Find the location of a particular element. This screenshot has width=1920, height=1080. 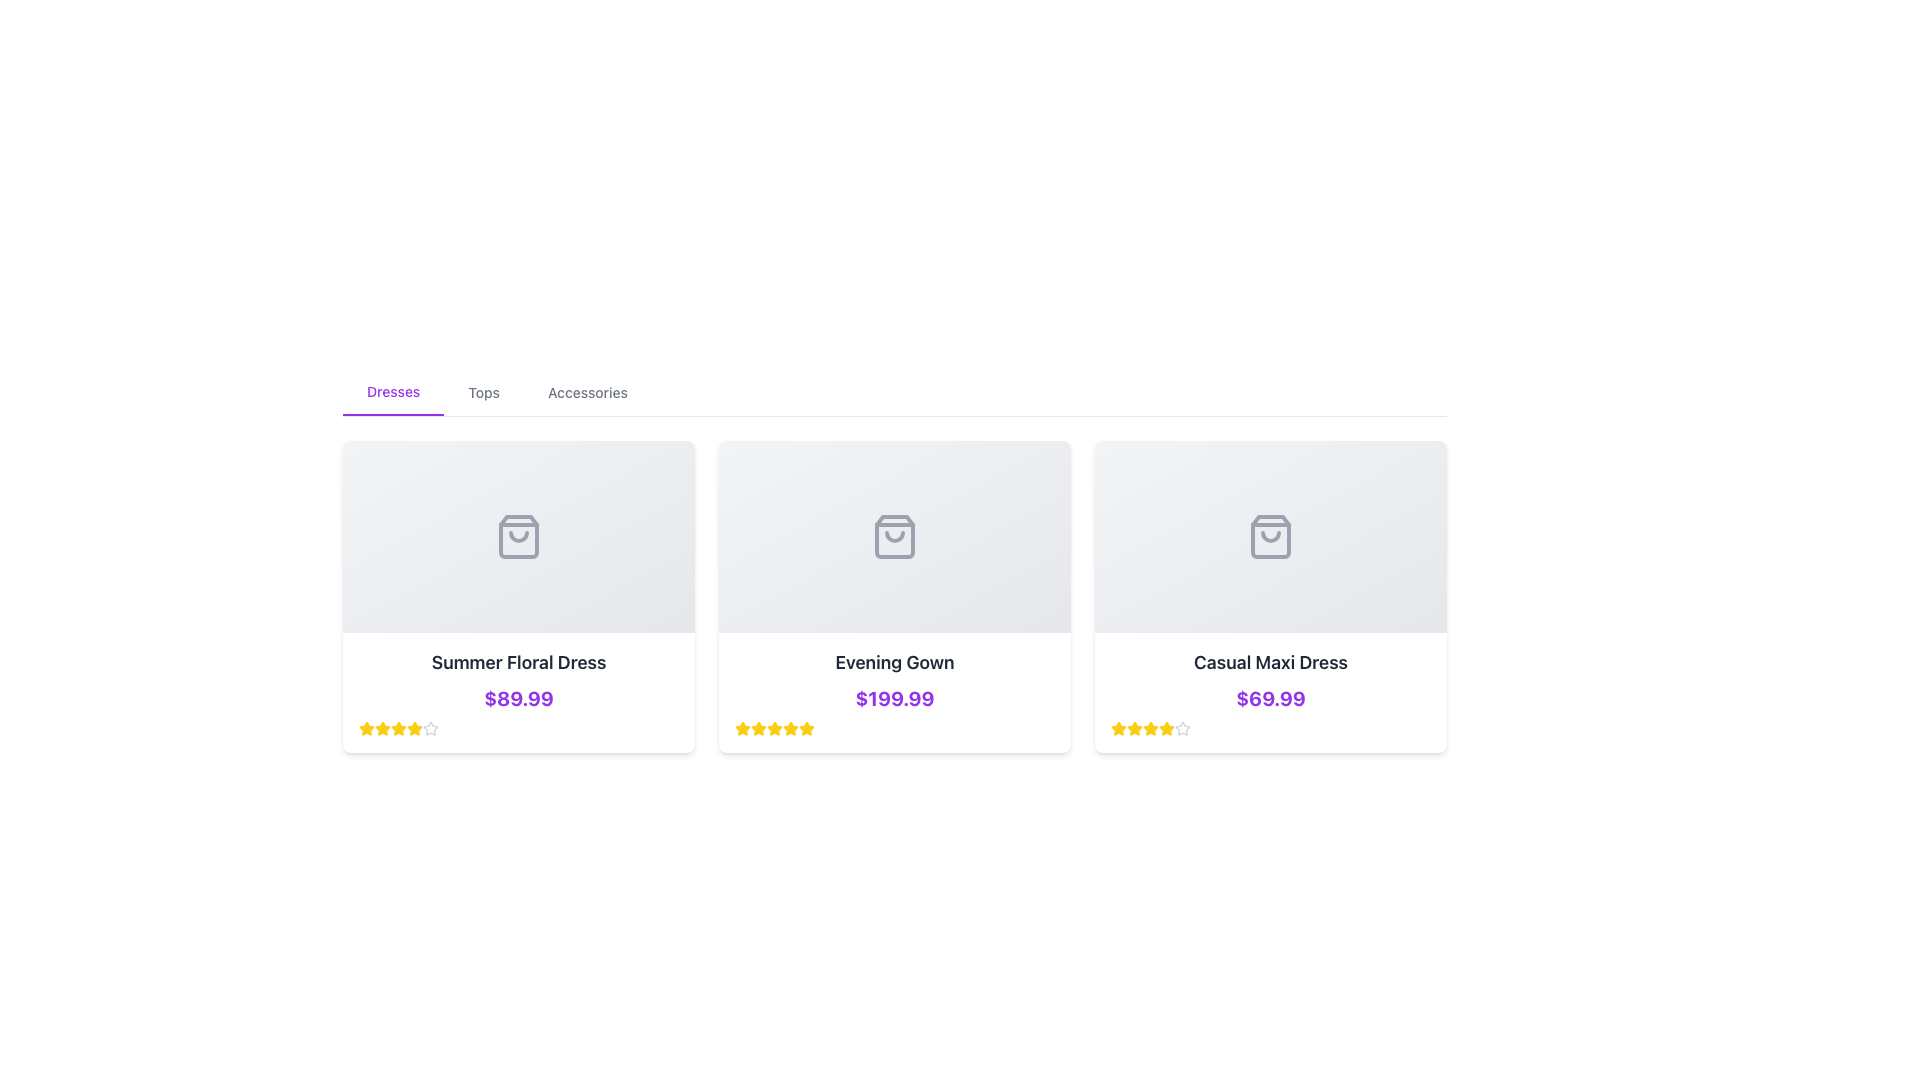

the yellow star icon that represents the second star in the rating system located directly below the product title 'Summer Floral Dress' is located at coordinates (383, 728).